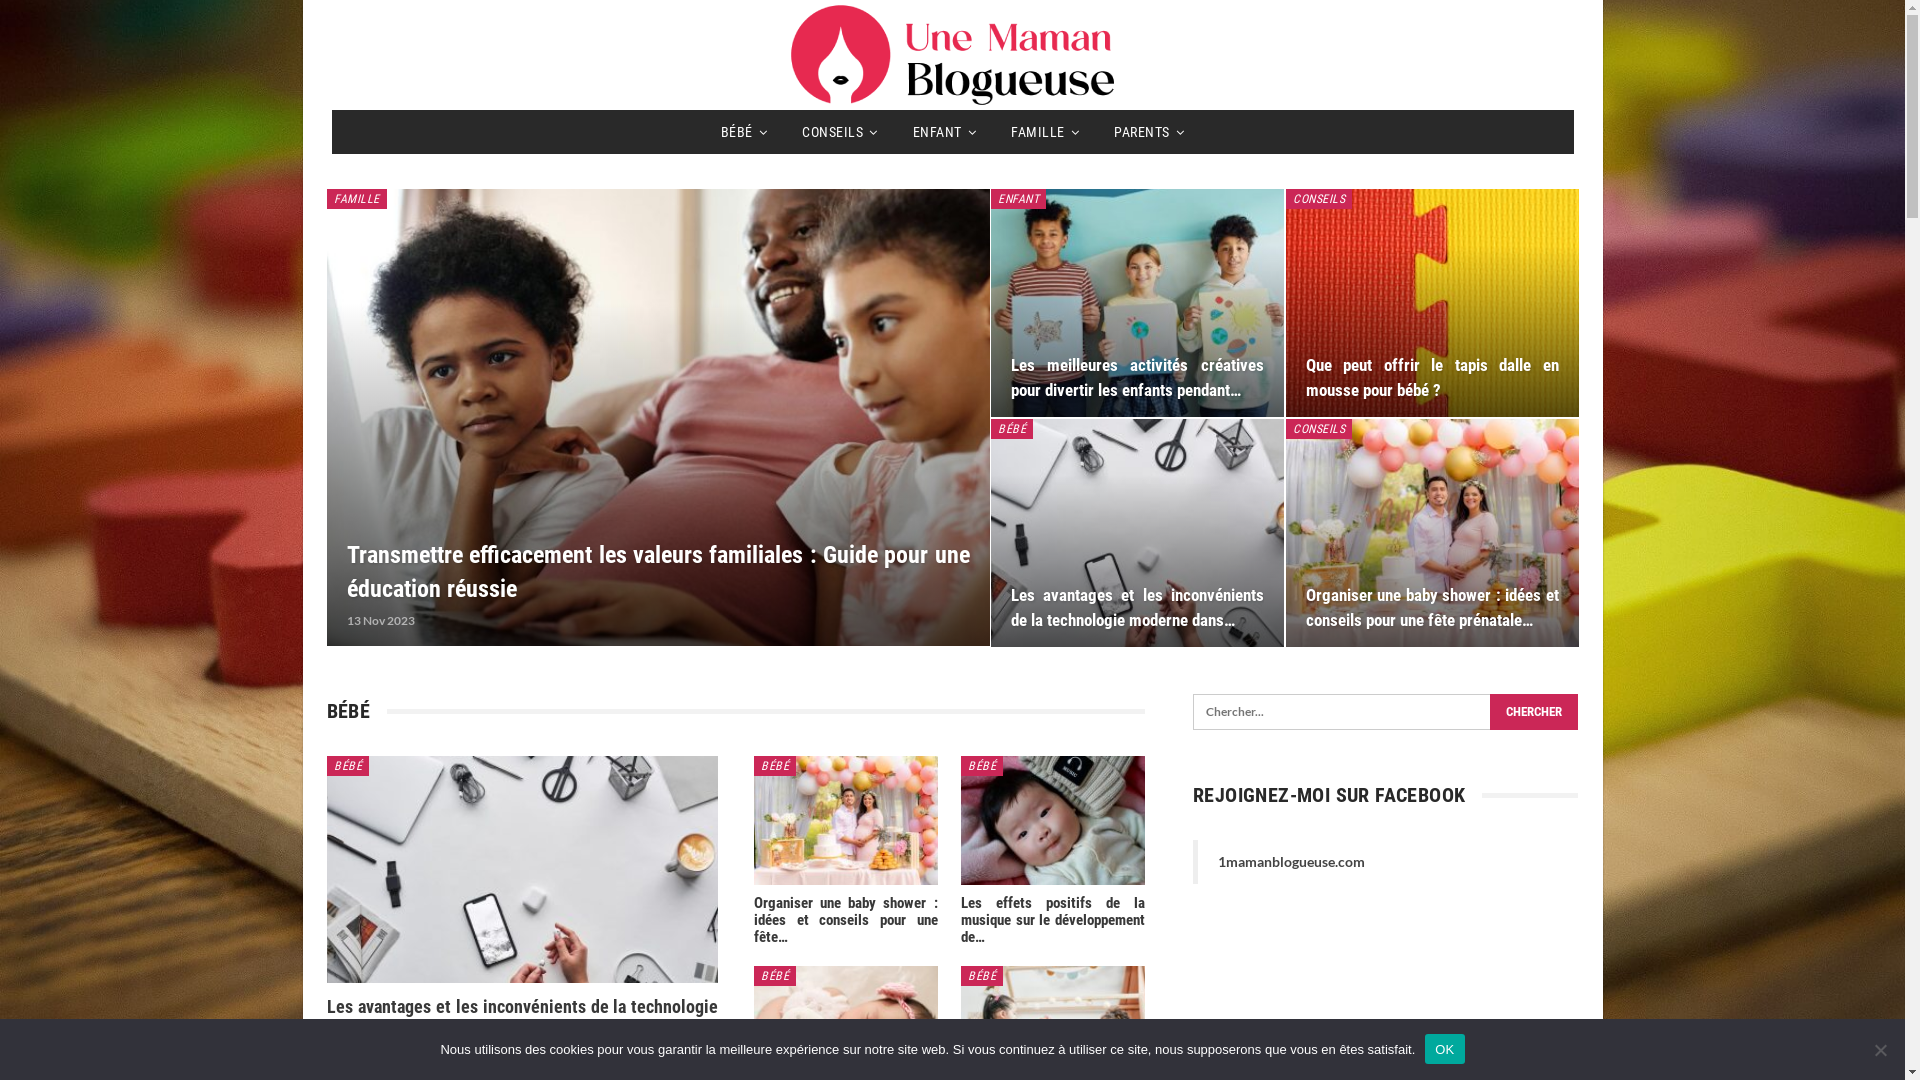  What do you see at coordinates (944, 131) in the screenshot?
I see `'ENFANT'` at bounding box center [944, 131].